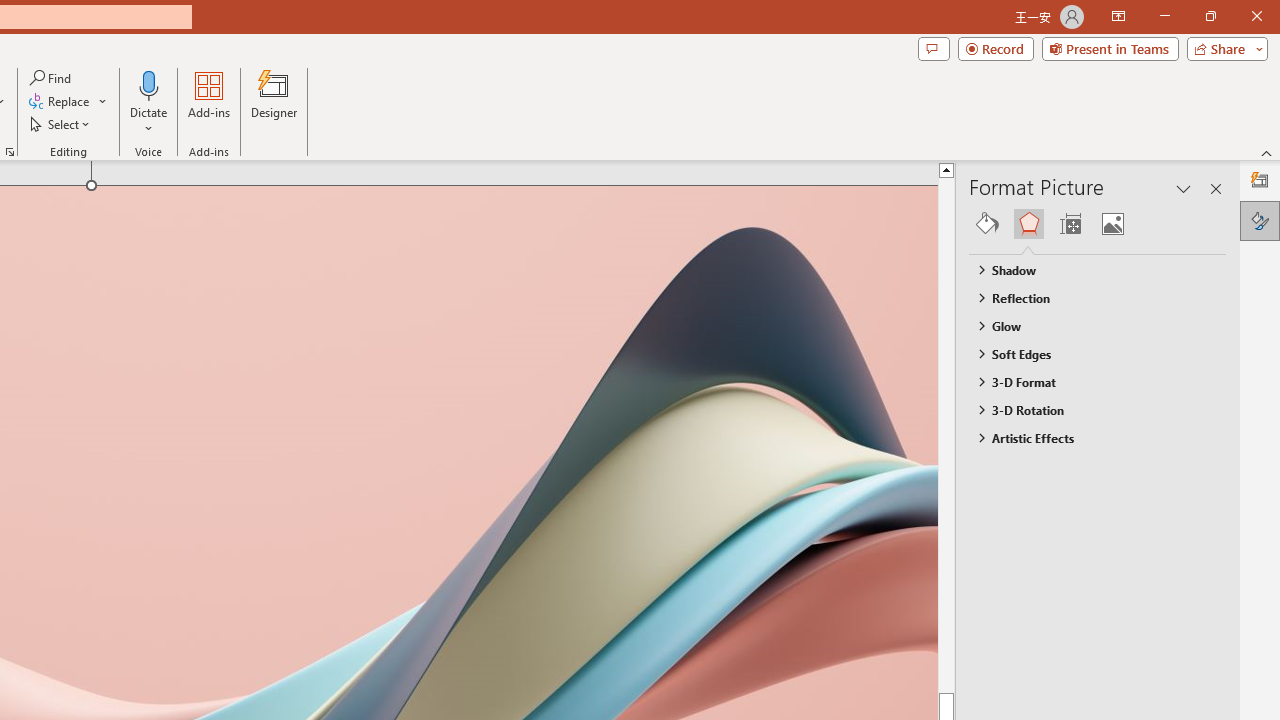 The width and height of the screenshot is (1280, 720). Describe the element at coordinates (1111, 223) in the screenshot. I see `'Picture'` at that location.